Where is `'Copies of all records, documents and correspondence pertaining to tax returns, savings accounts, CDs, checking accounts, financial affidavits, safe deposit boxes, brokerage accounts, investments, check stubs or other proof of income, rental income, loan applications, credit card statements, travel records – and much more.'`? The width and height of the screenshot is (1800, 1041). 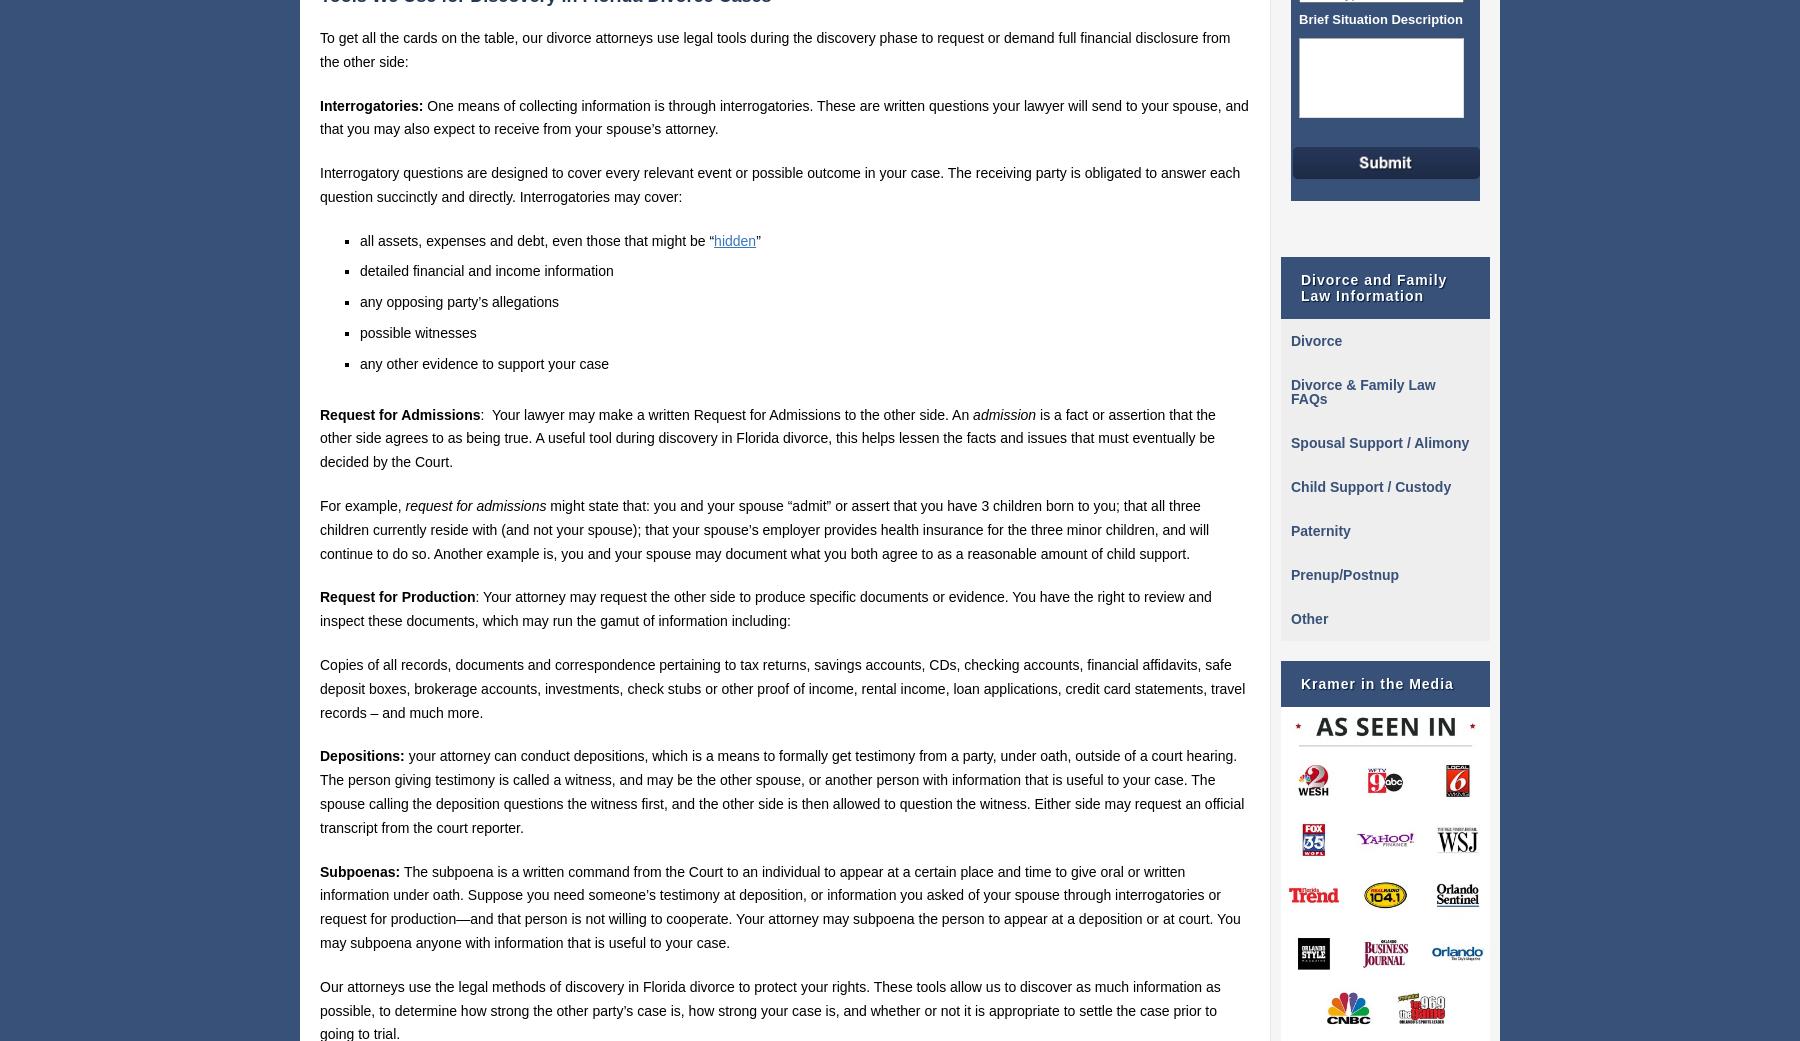
'Copies of all records, documents and correspondence pertaining to tax returns, savings accounts, CDs, checking accounts, financial affidavits, safe deposit boxes, brokerage accounts, investments, check stubs or other proof of income, rental income, loan applications, credit card statements, travel records – and much more.' is located at coordinates (781, 687).